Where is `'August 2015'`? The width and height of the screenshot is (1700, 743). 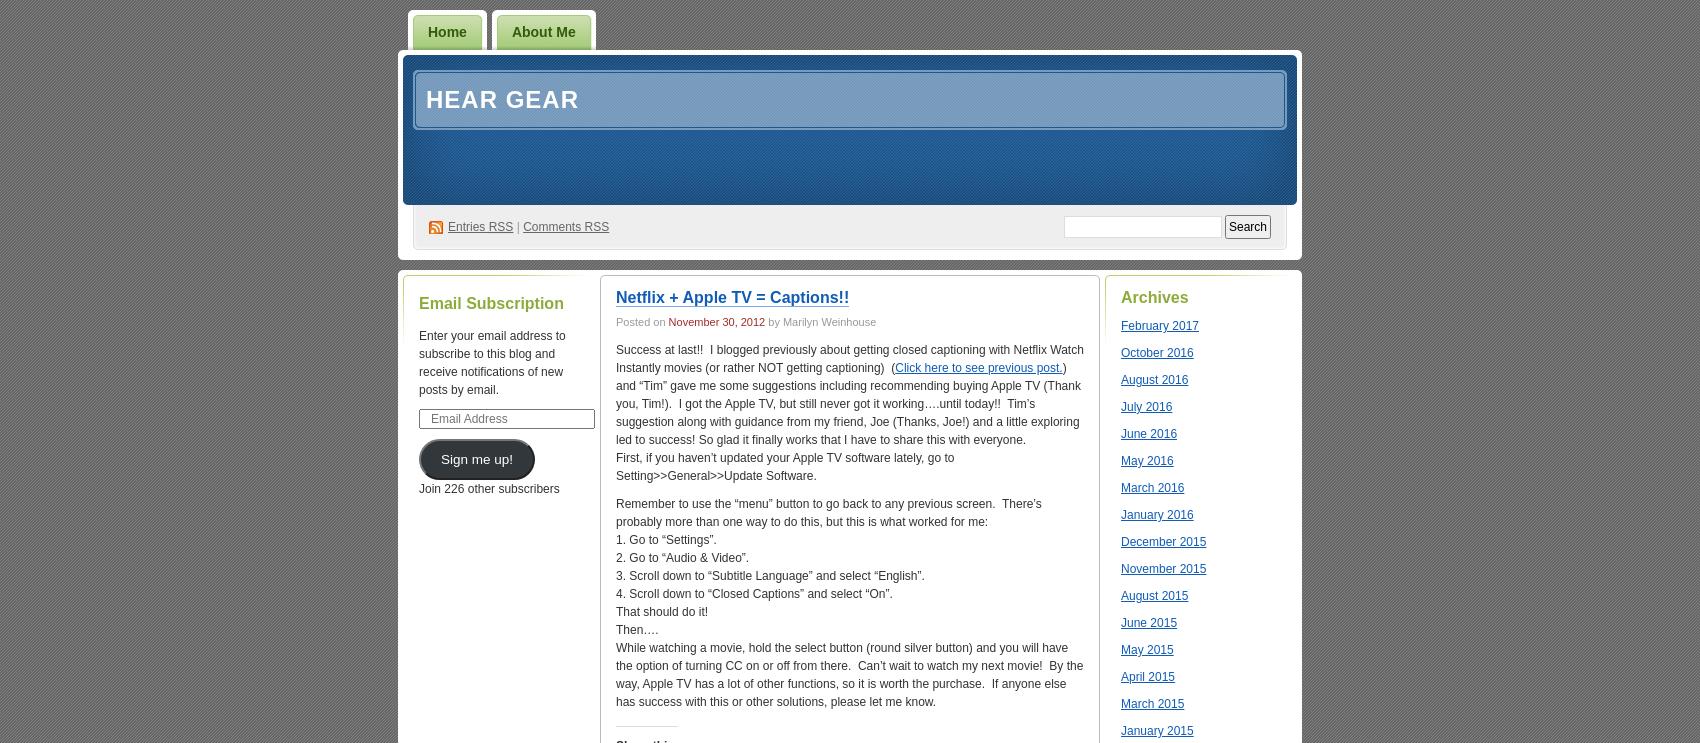
'August 2015' is located at coordinates (1154, 596).